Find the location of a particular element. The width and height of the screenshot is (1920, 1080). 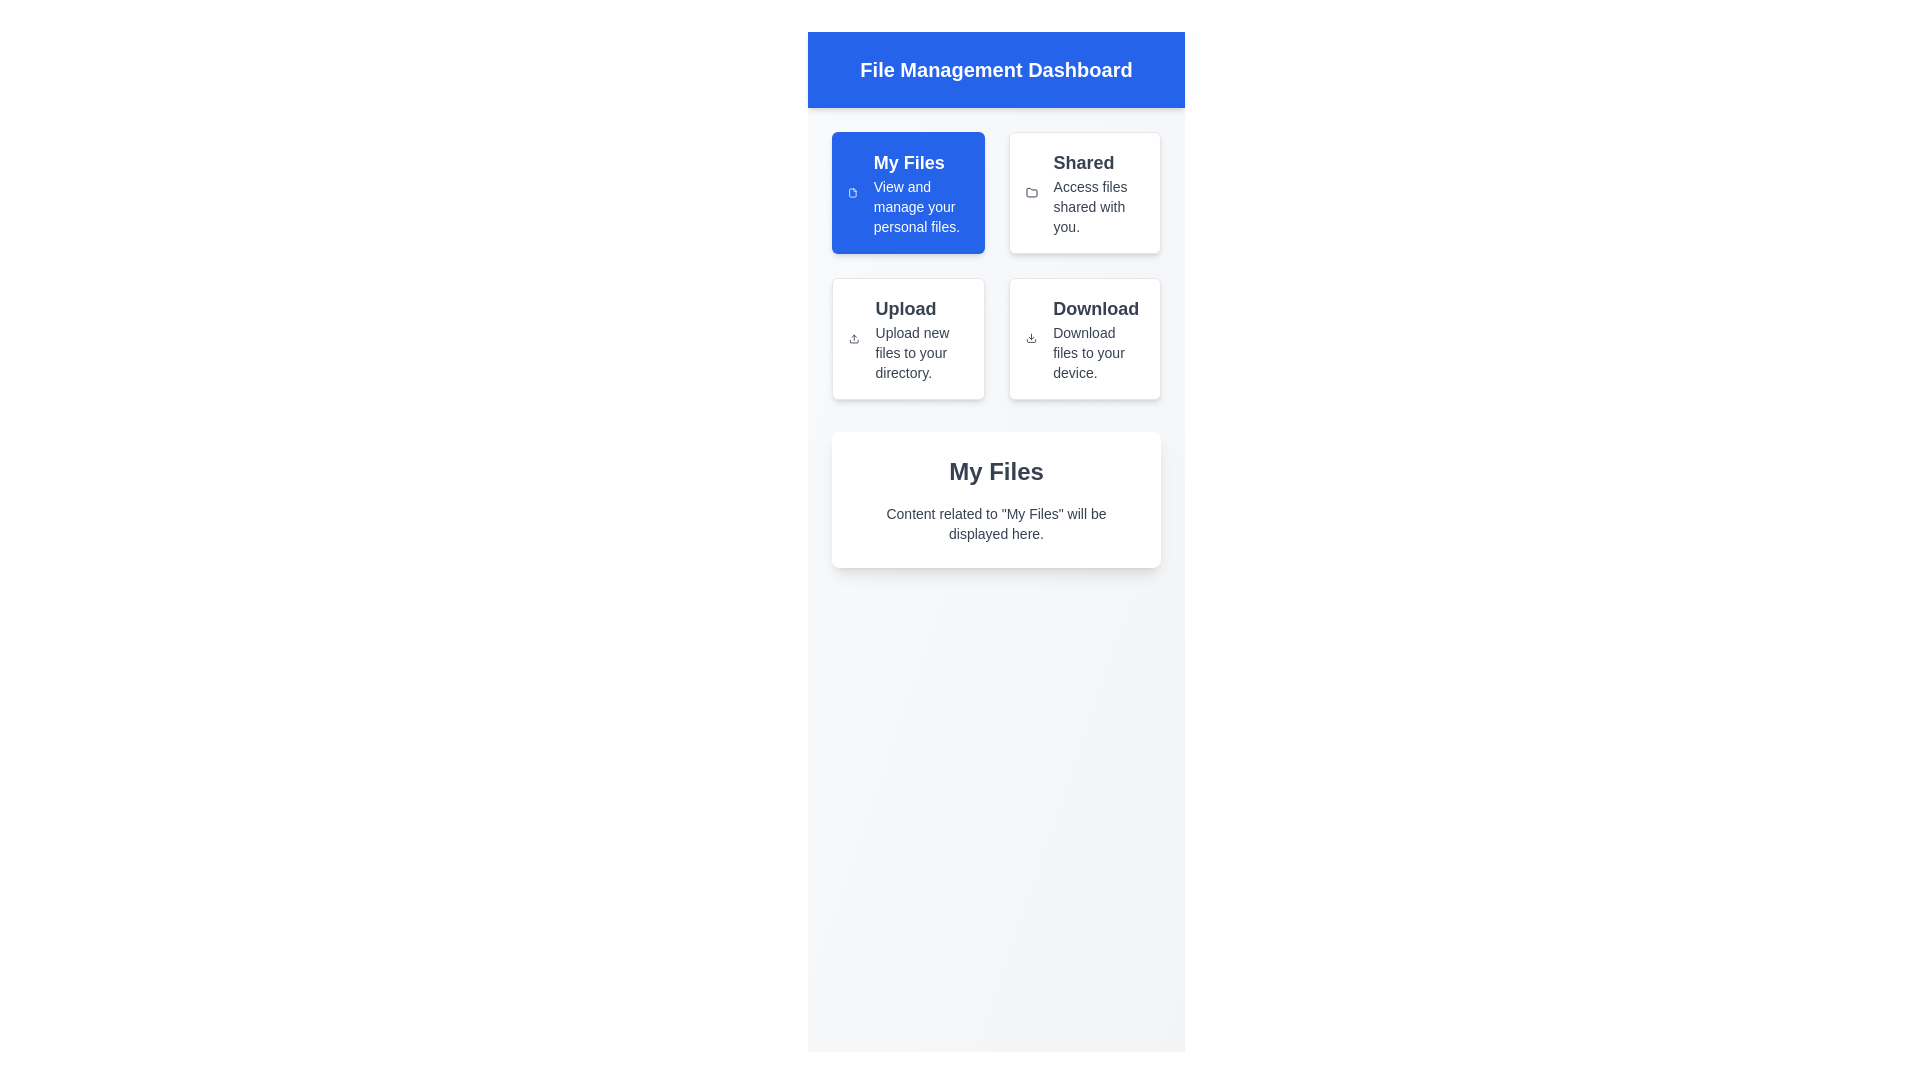

the 'Download' tile icon located at the bottom-right of the main grid, which is above the text 'Download files to your device.' is located at coordinates (1031, 338).